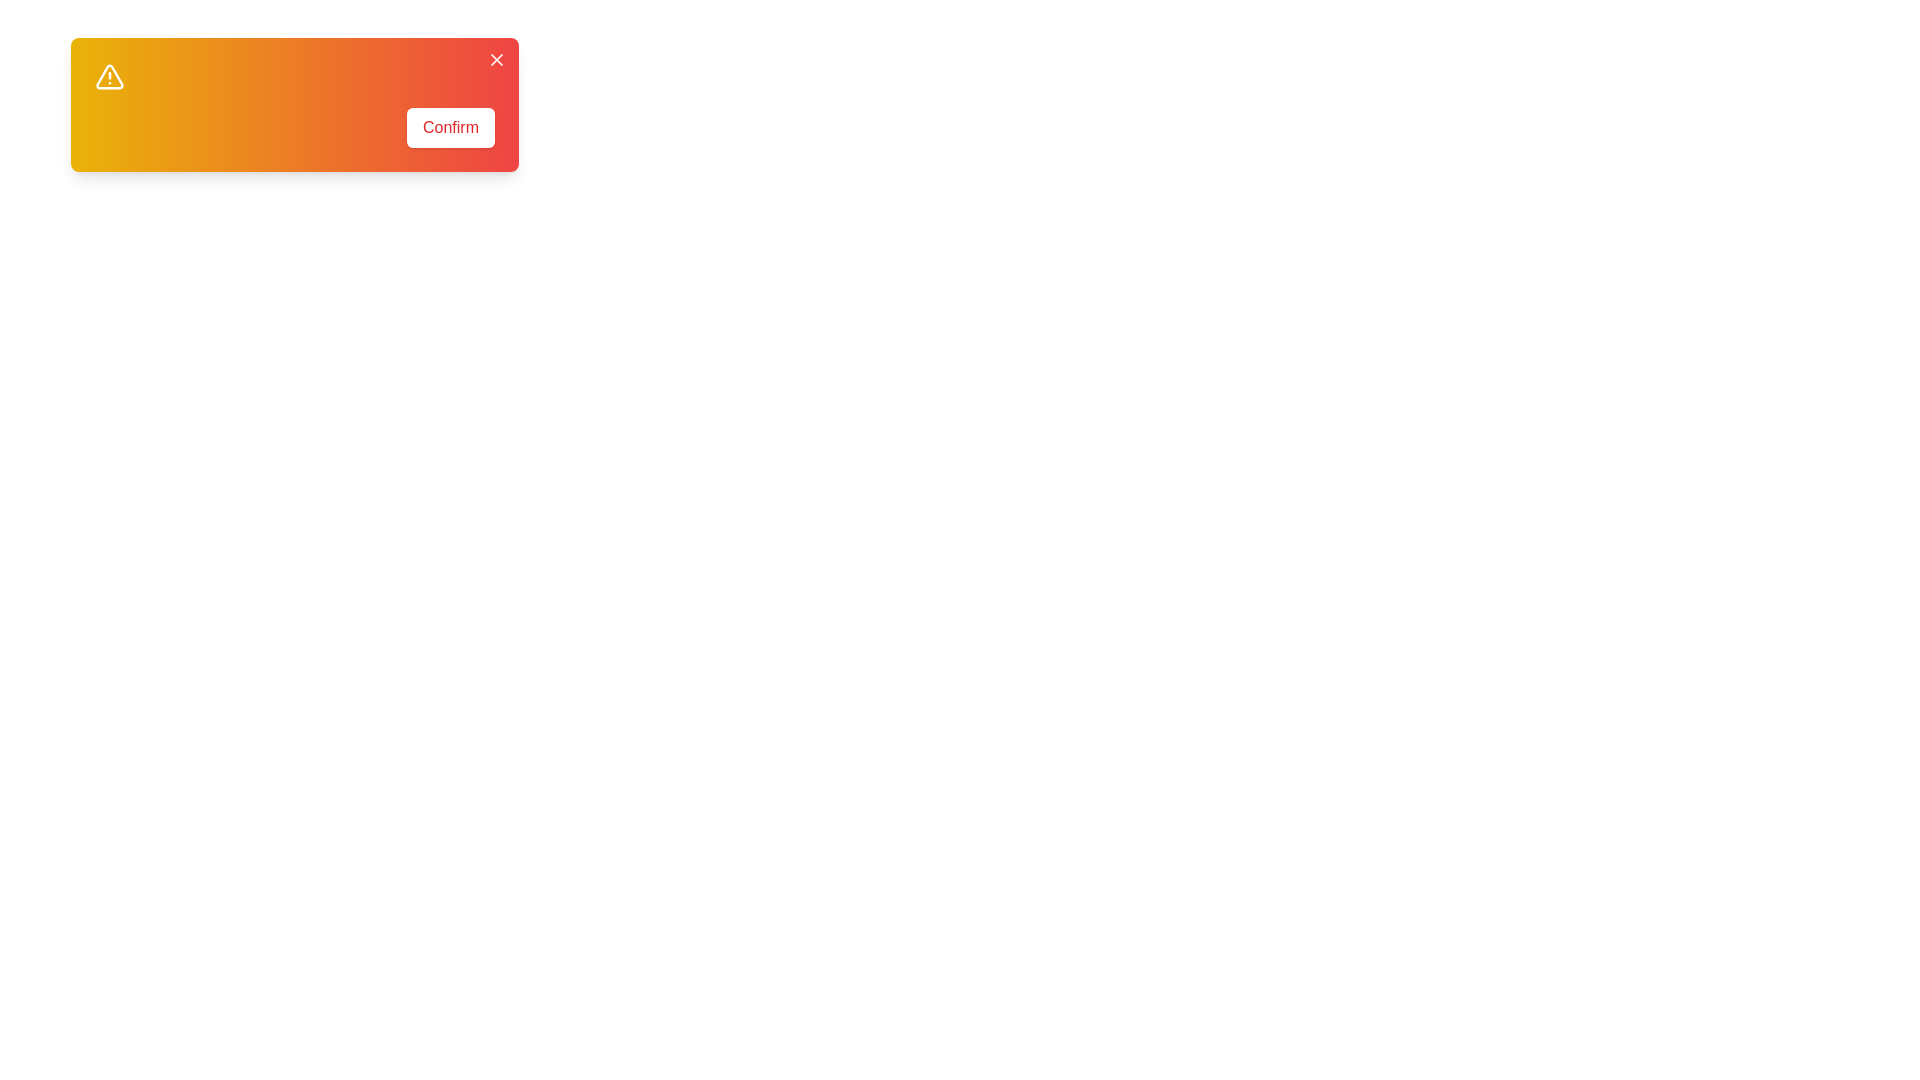 Image resolution: width=1920 pixels, height=1080 pixels. What do you see at coordinates (109, 76) in the screenshot?
I see `the triangular outline of the warning icon located in the upper-left corner of the modal dialog box` at bounding box center [109, 76].